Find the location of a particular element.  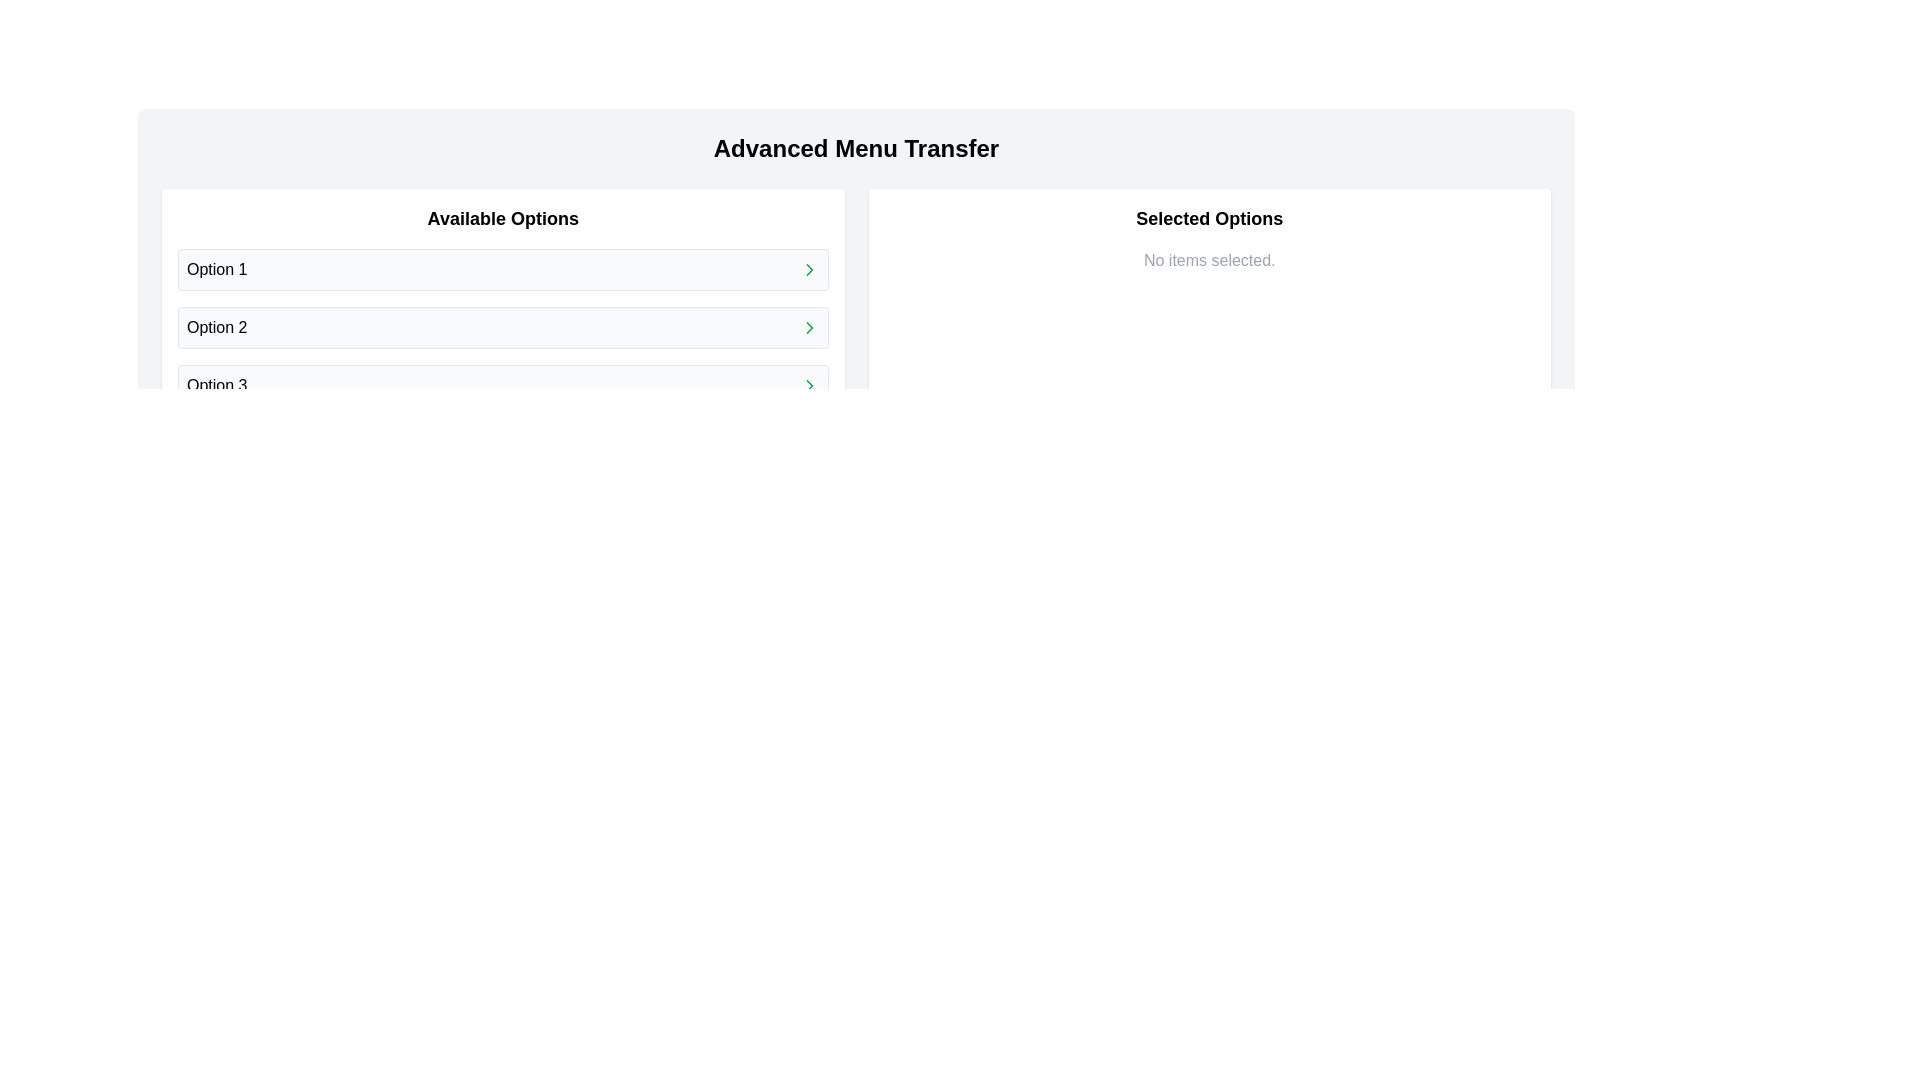

the button located at the far right end of the block labeled 'Option 3', which is the third item in the list under 'Available Options' is located at coordinates (809, 385).